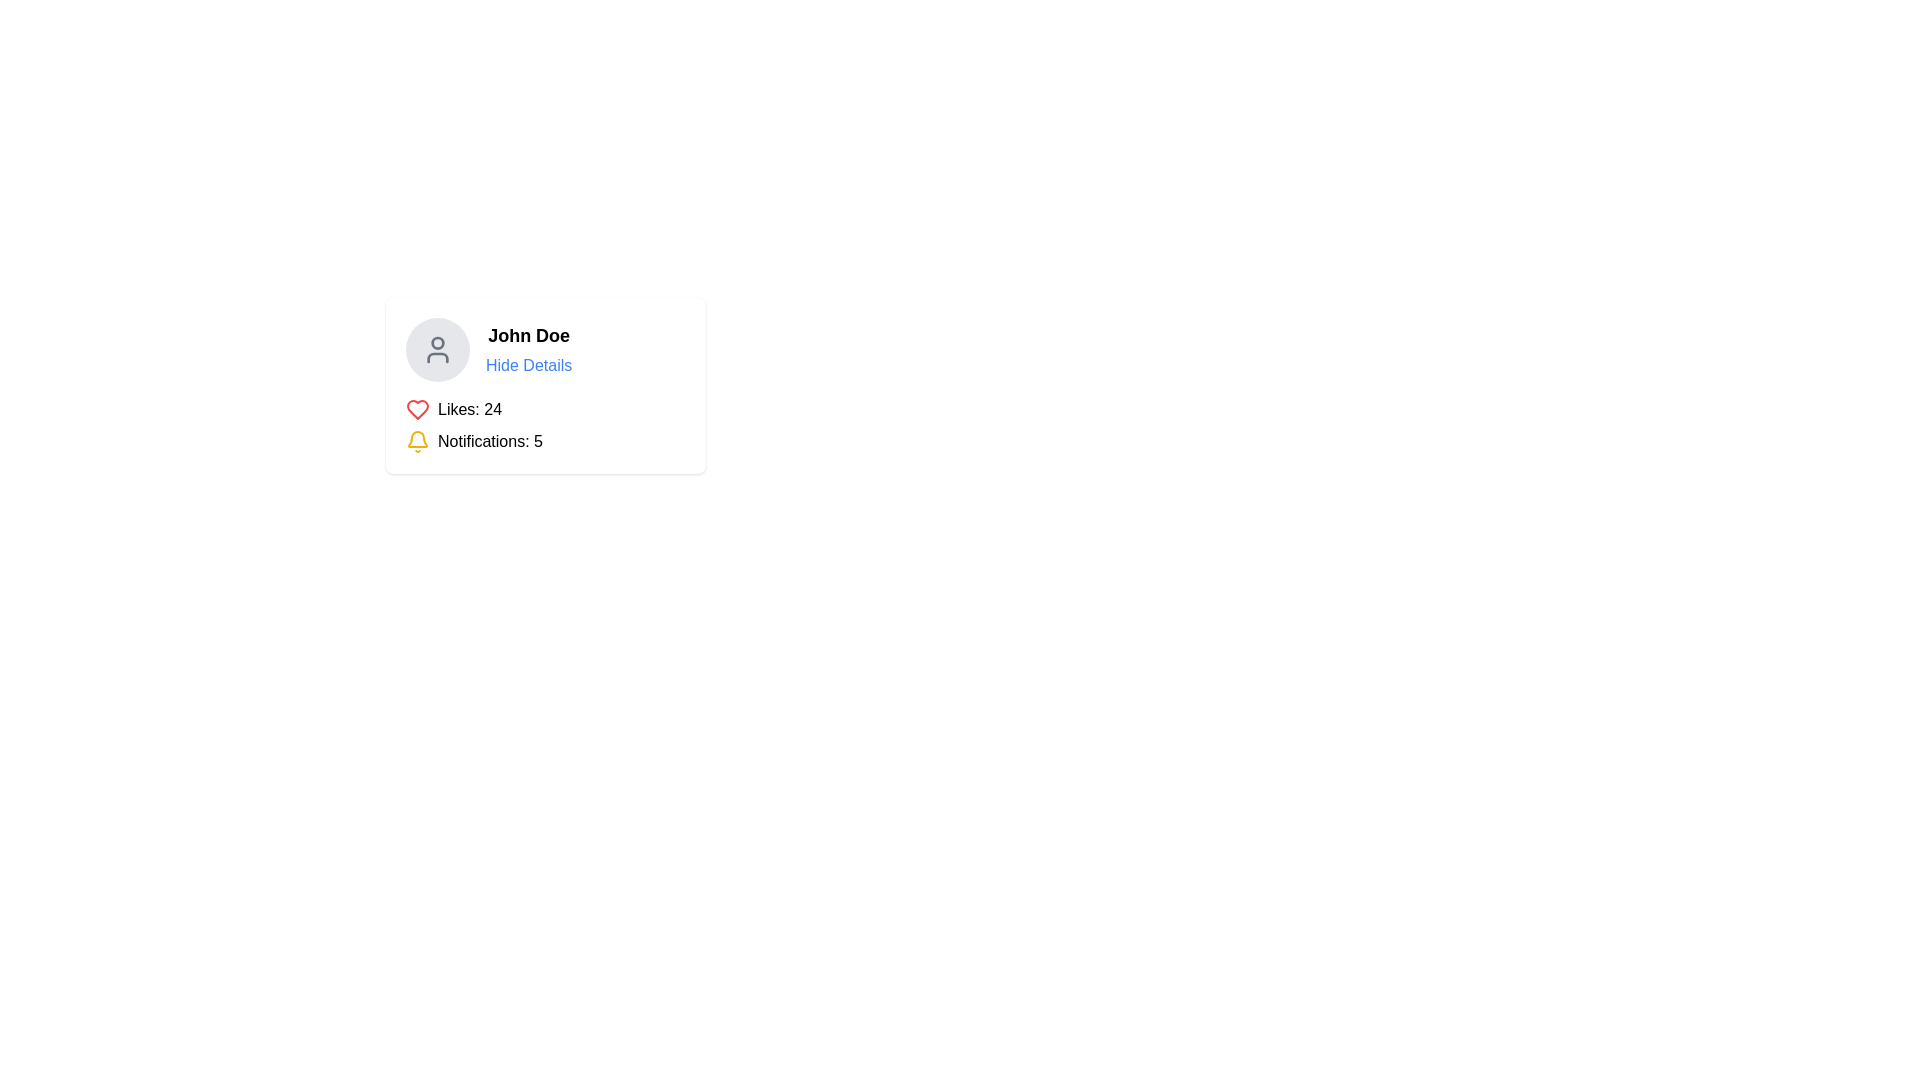  What do you see at coordinates (546, 349) in the screenshot?
I see `the 'Hide Details' link in the User Profile Component, which displays user information and toggles additional details` at bounding box center [546, 349].